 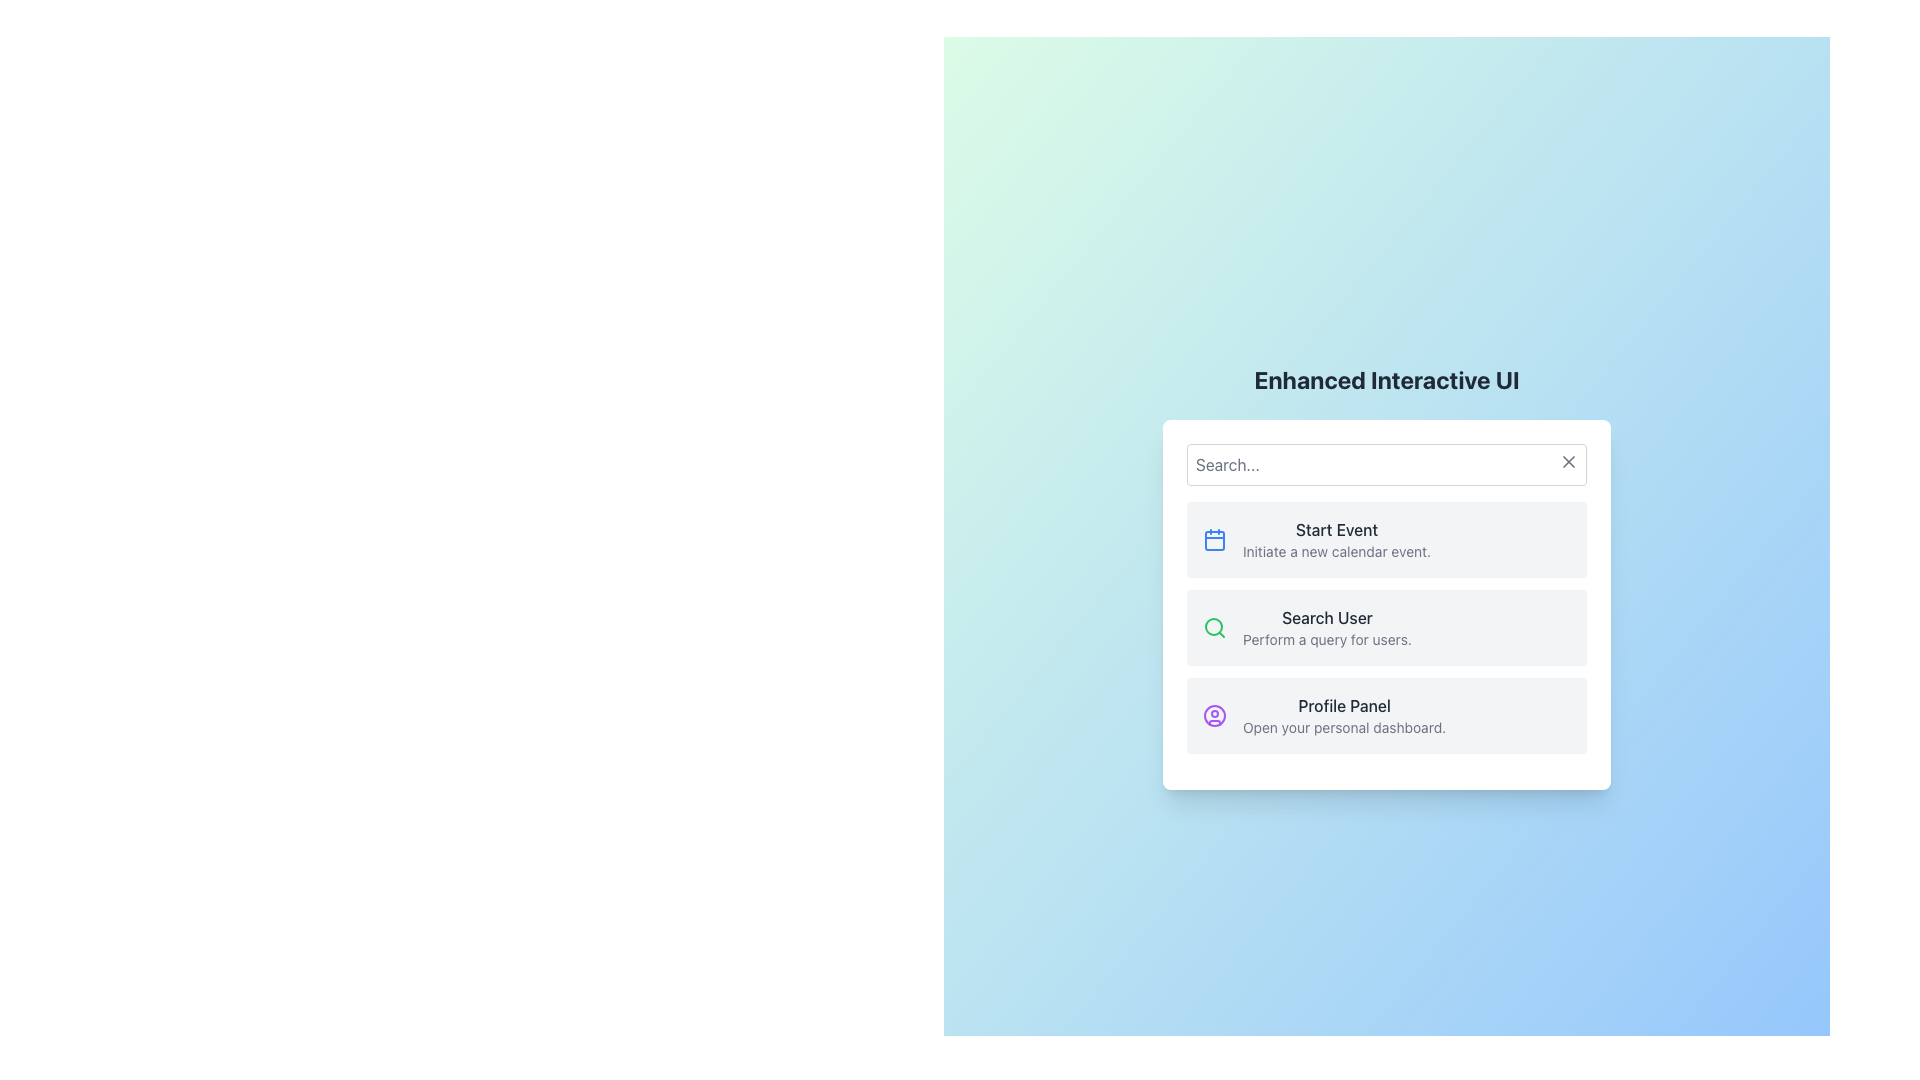 What do you see at coordinates (1386, 627) in the screenshot?
I see `the second menu option for searching a user within the application to navigate` at bounding box center [1386, 627].